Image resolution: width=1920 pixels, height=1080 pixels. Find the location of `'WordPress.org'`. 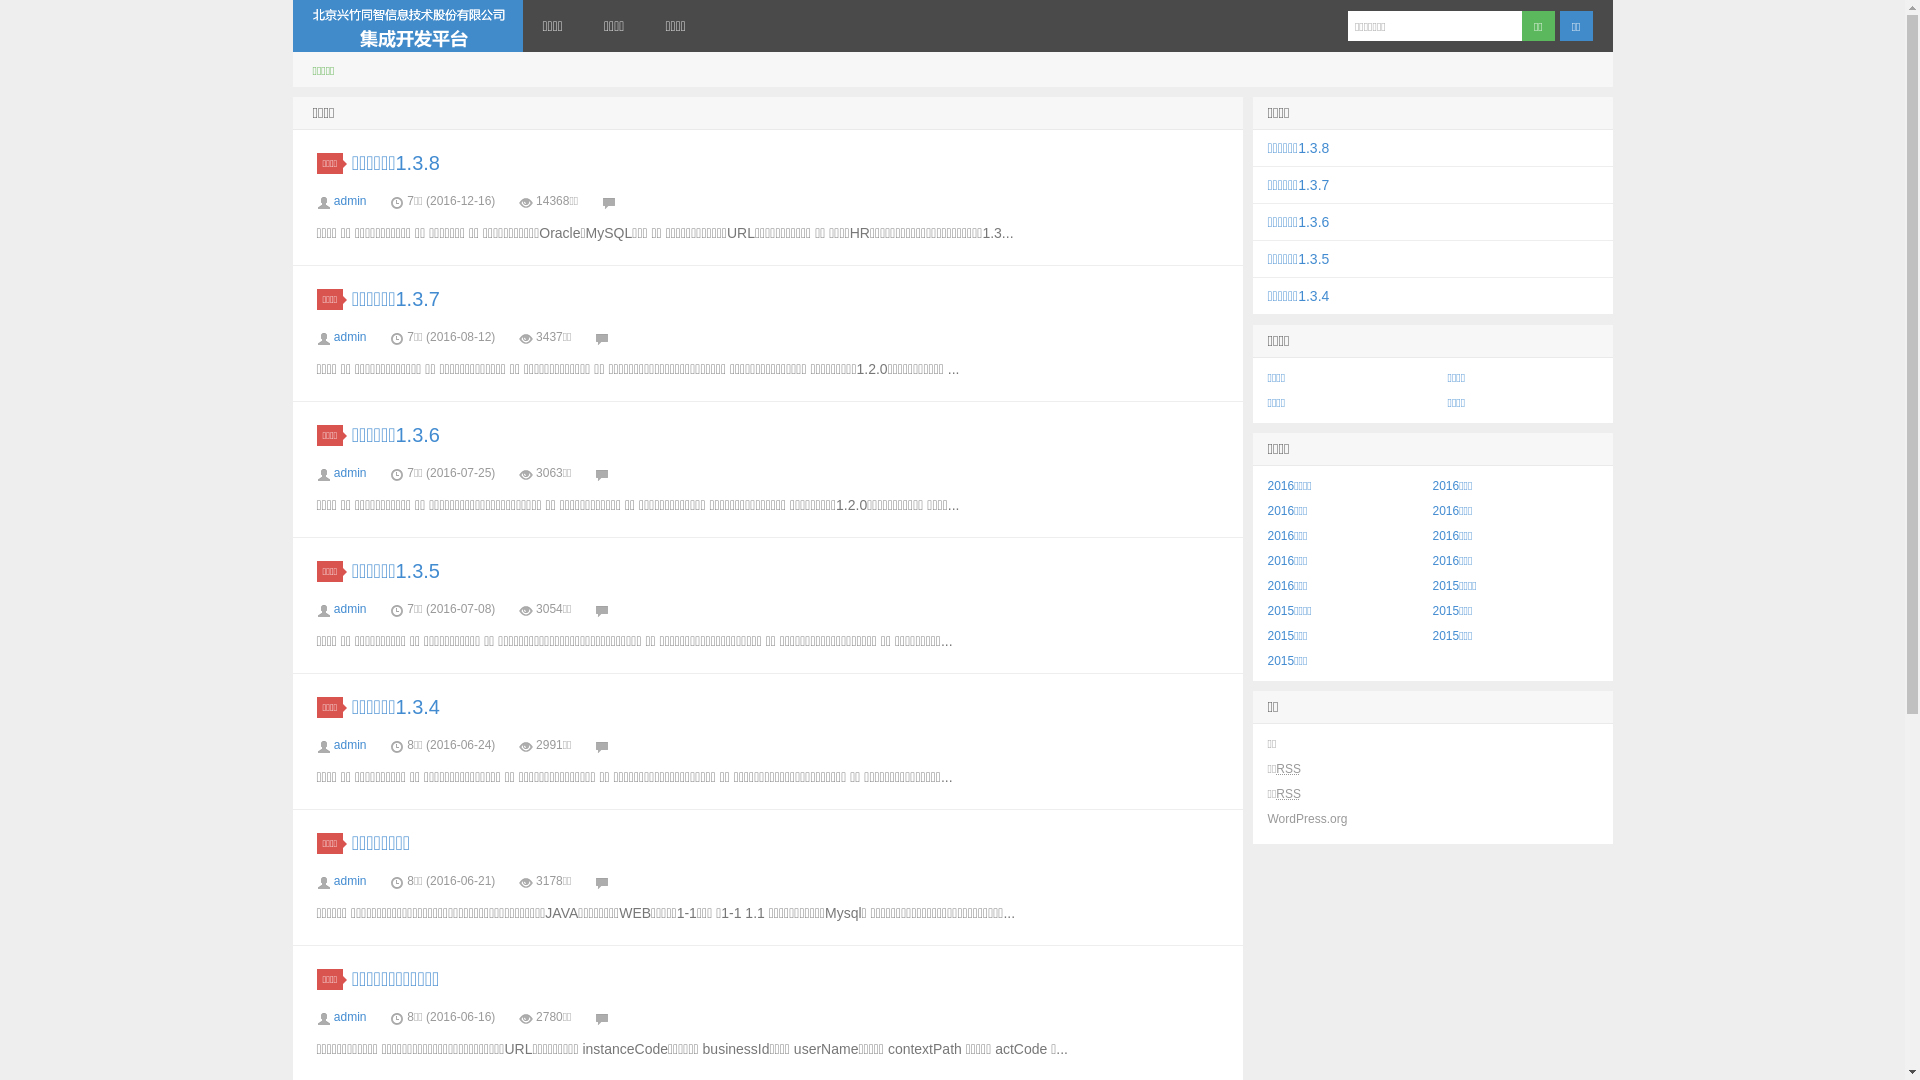

'WordPress.org' is located at coordinates (1307, 818).